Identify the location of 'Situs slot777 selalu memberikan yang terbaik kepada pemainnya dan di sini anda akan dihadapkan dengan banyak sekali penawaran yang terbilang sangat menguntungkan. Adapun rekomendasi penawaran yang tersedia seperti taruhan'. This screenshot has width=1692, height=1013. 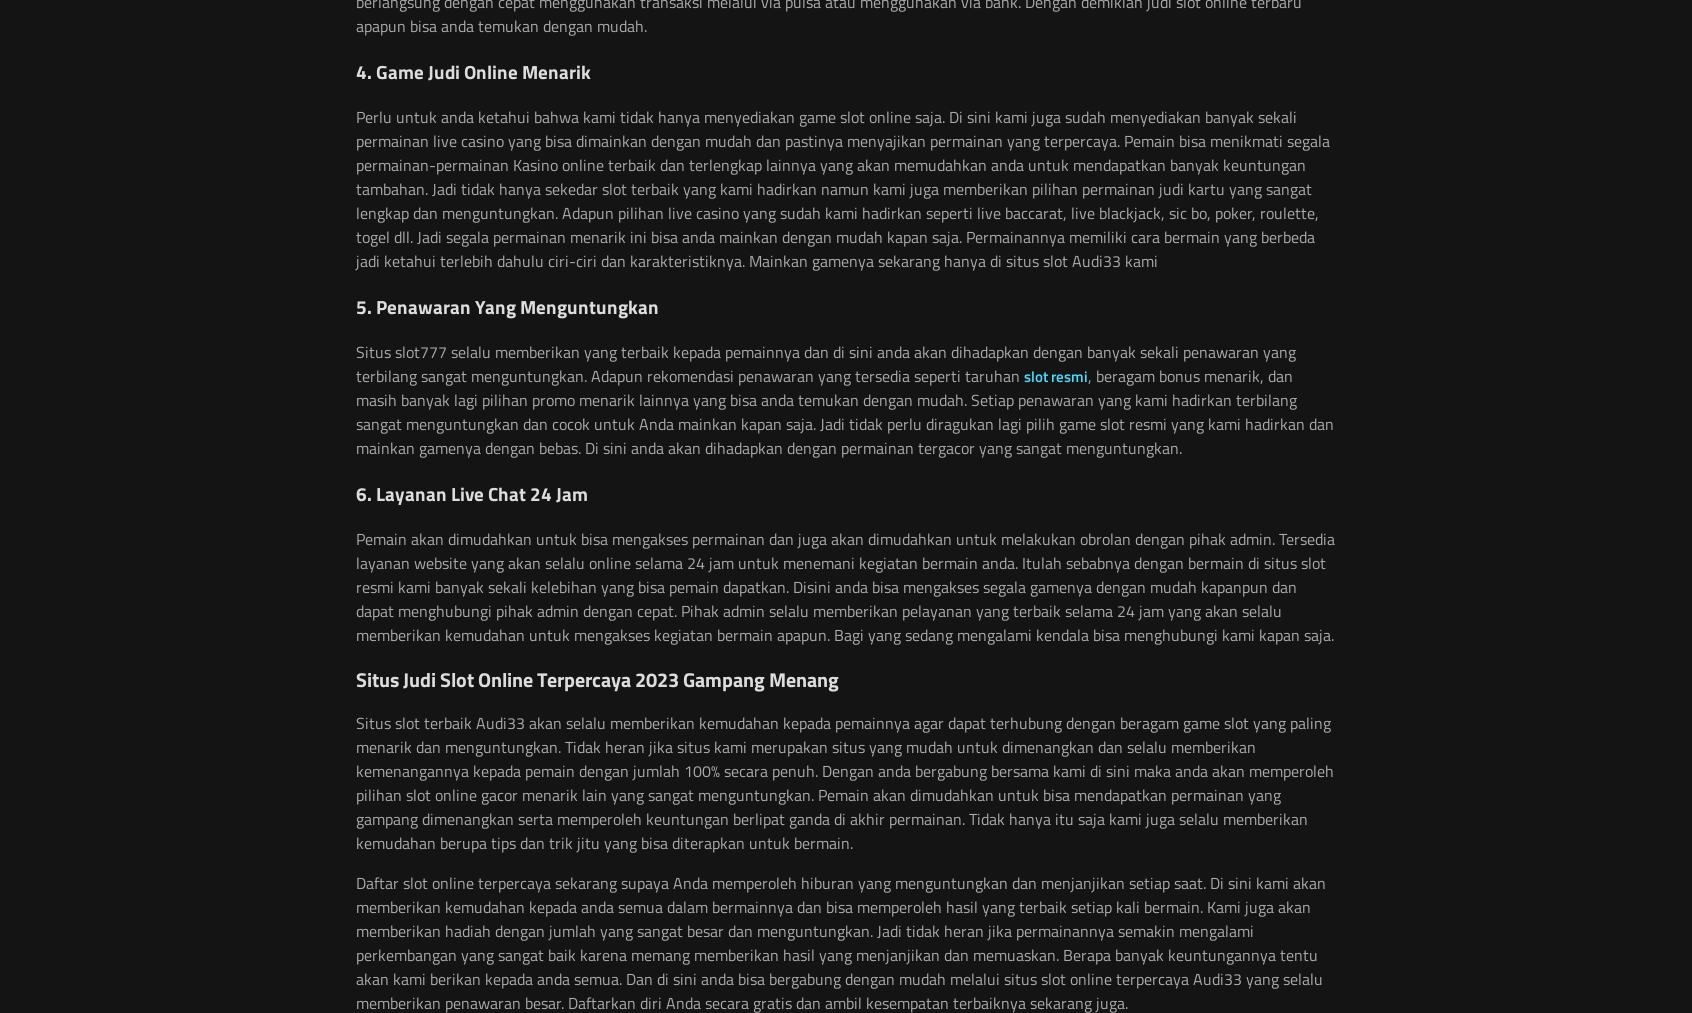
(355, 363).